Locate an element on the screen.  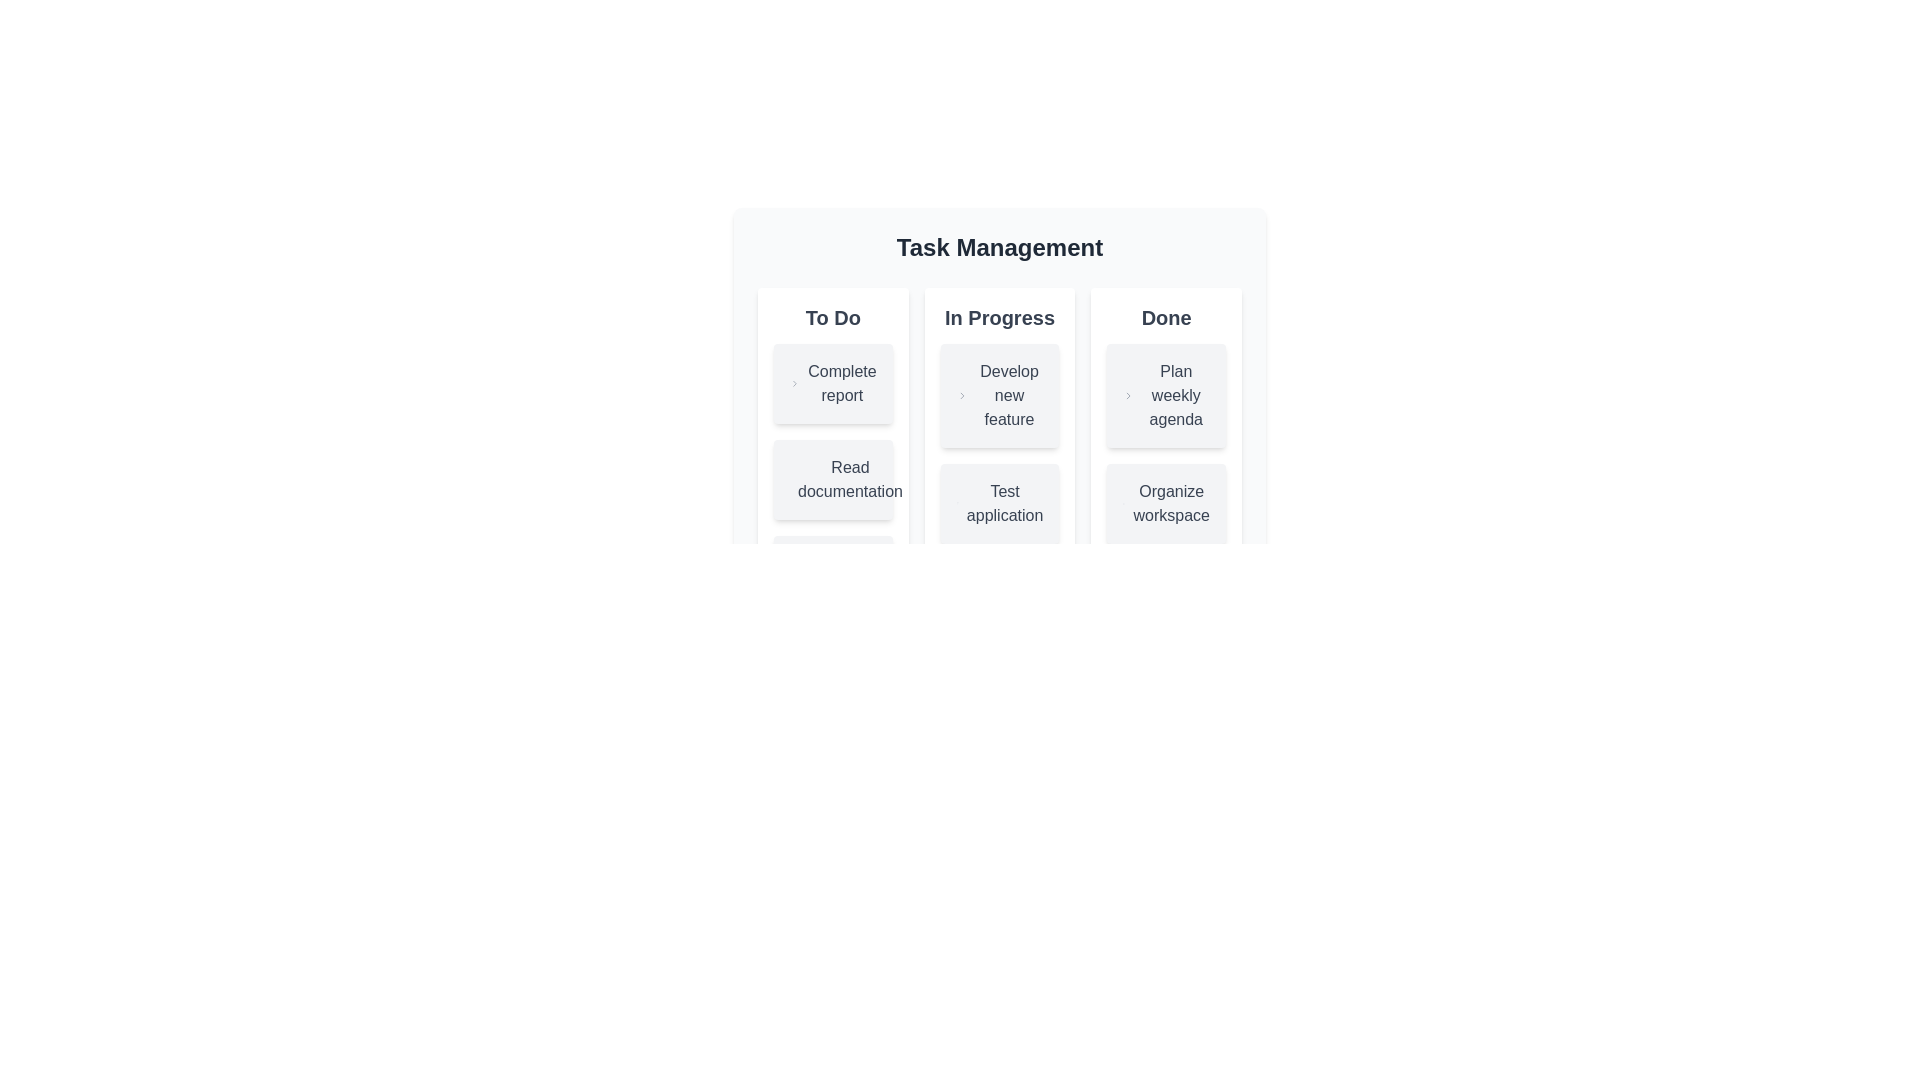
the 'Read documentation' text label with an icon located in the second row of the 'To Do' column of the task management grid is located at coordinates (833, 479).